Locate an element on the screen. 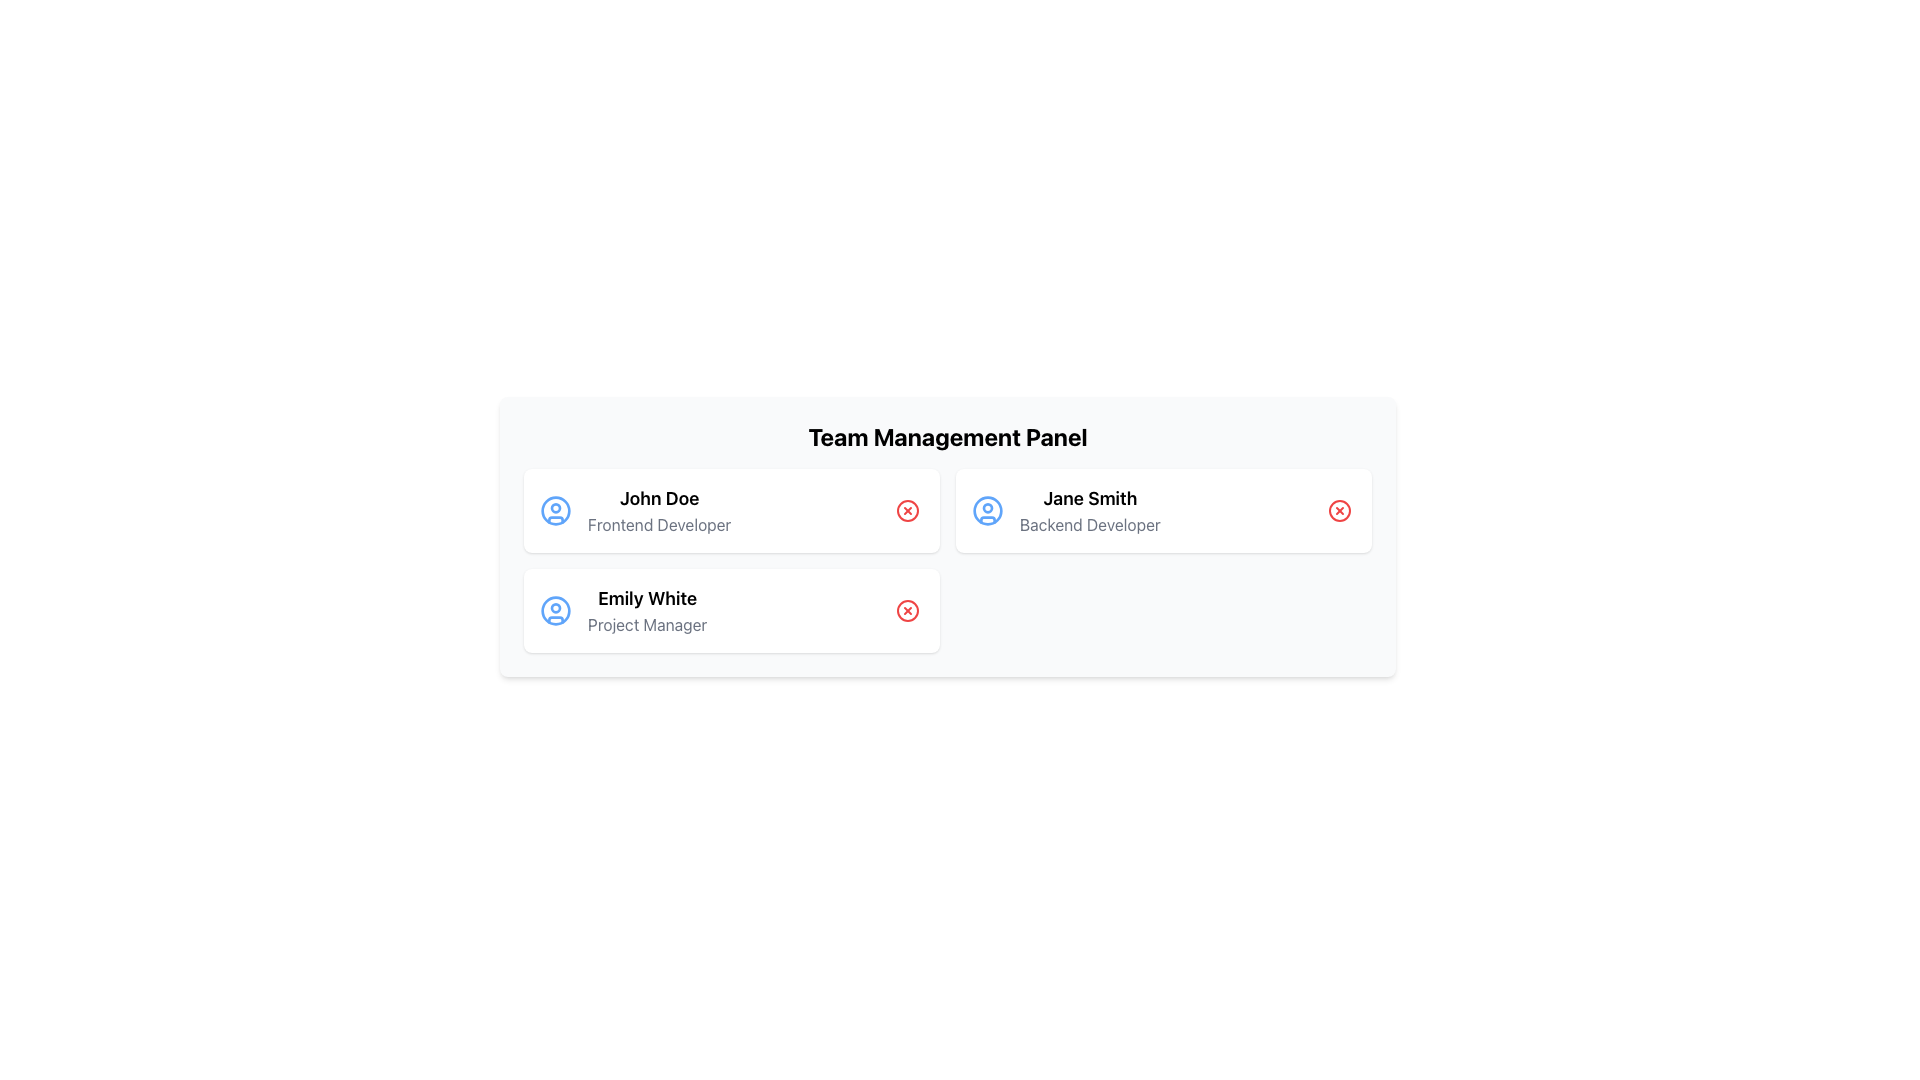  the text label displaying 'John Doe - Frontend Developer' is located at coordinates (659, 509).